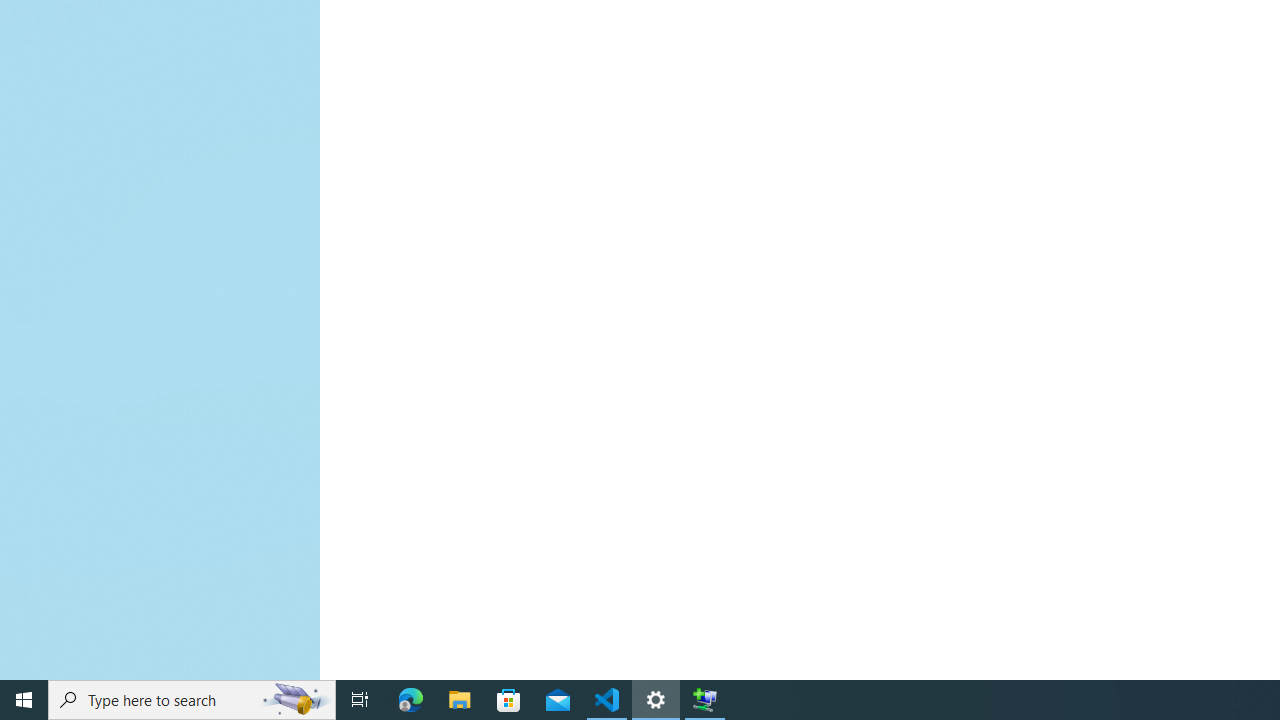 This screenshot has height=720, width=1280. Describe the element at coordinates (459, 698) in the screenshot. I see `'File Explorer'` at that location.